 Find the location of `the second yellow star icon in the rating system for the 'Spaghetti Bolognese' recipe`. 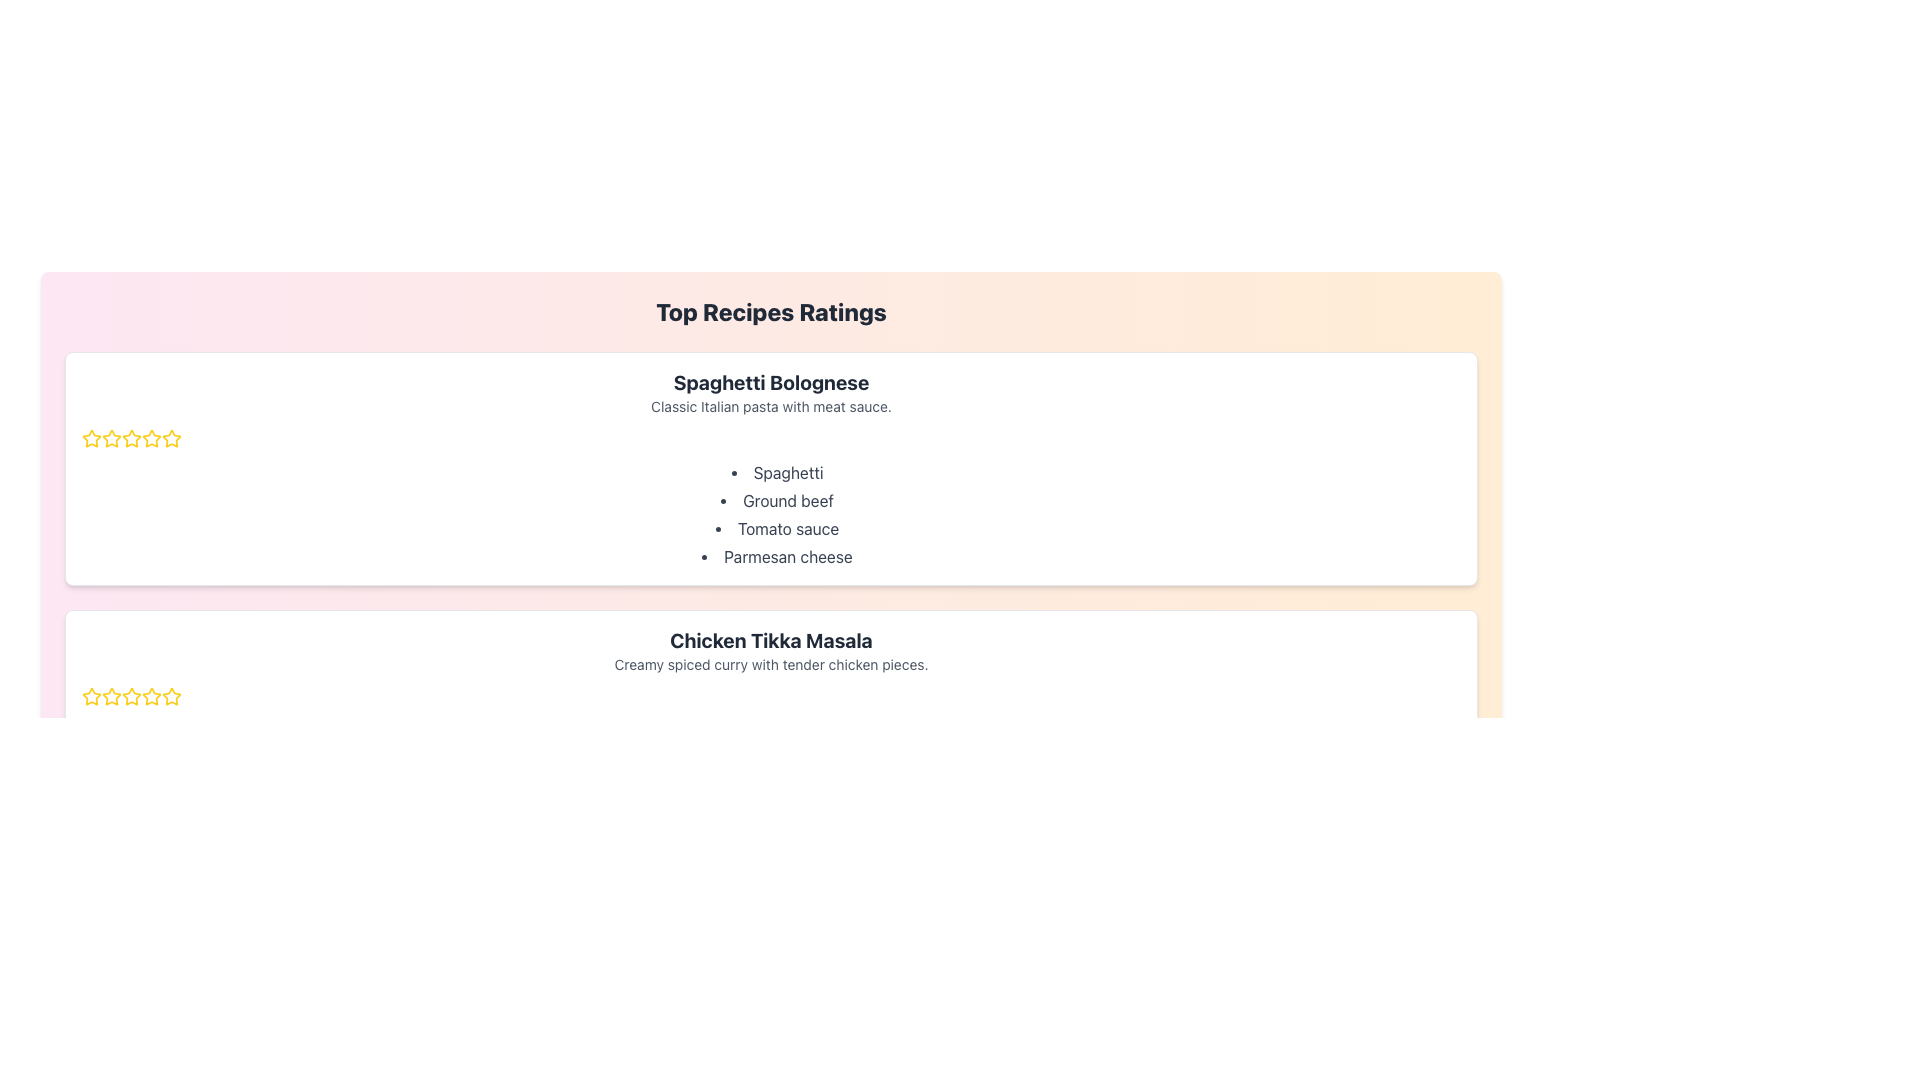

the second yellow star icon in the rating system for the 'Spaghetti Bolognese' recipe is located at coordinates (131, 437).